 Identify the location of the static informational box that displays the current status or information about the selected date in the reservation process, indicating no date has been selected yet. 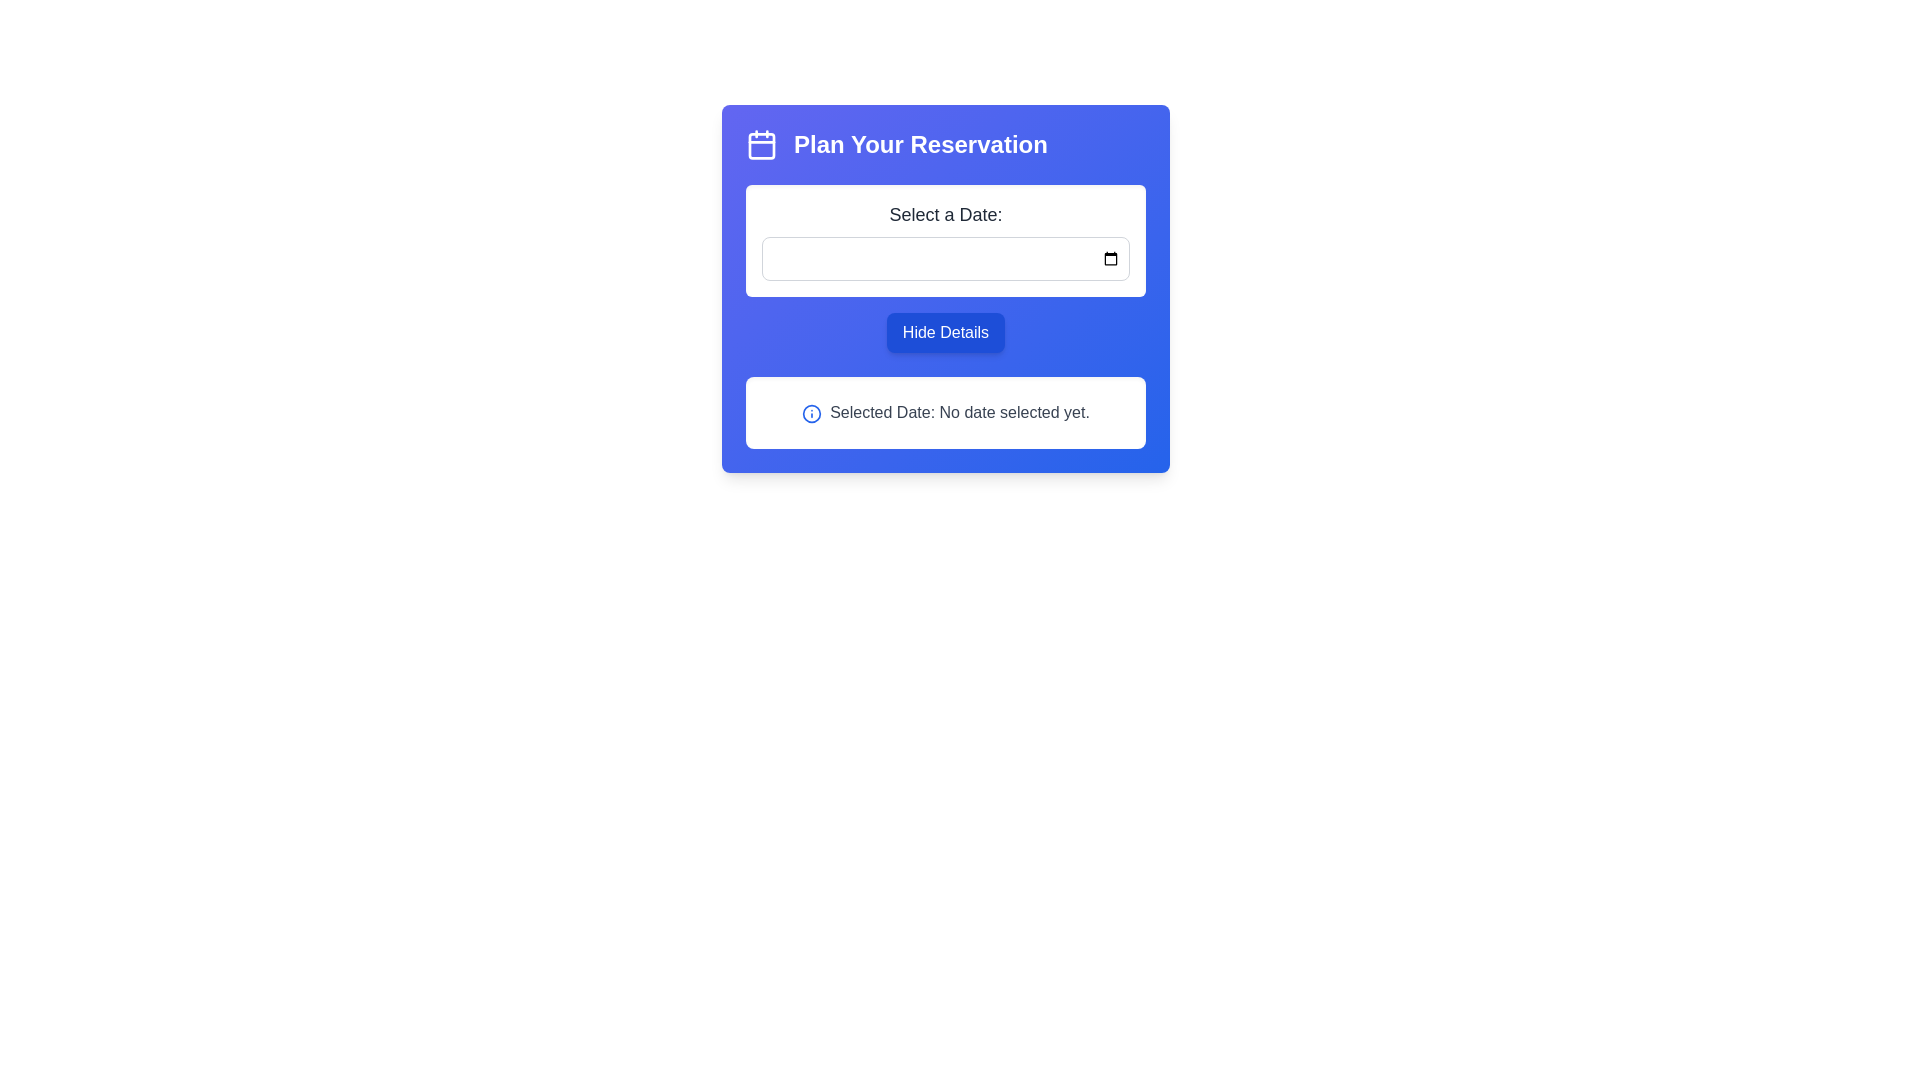
(944, 411).